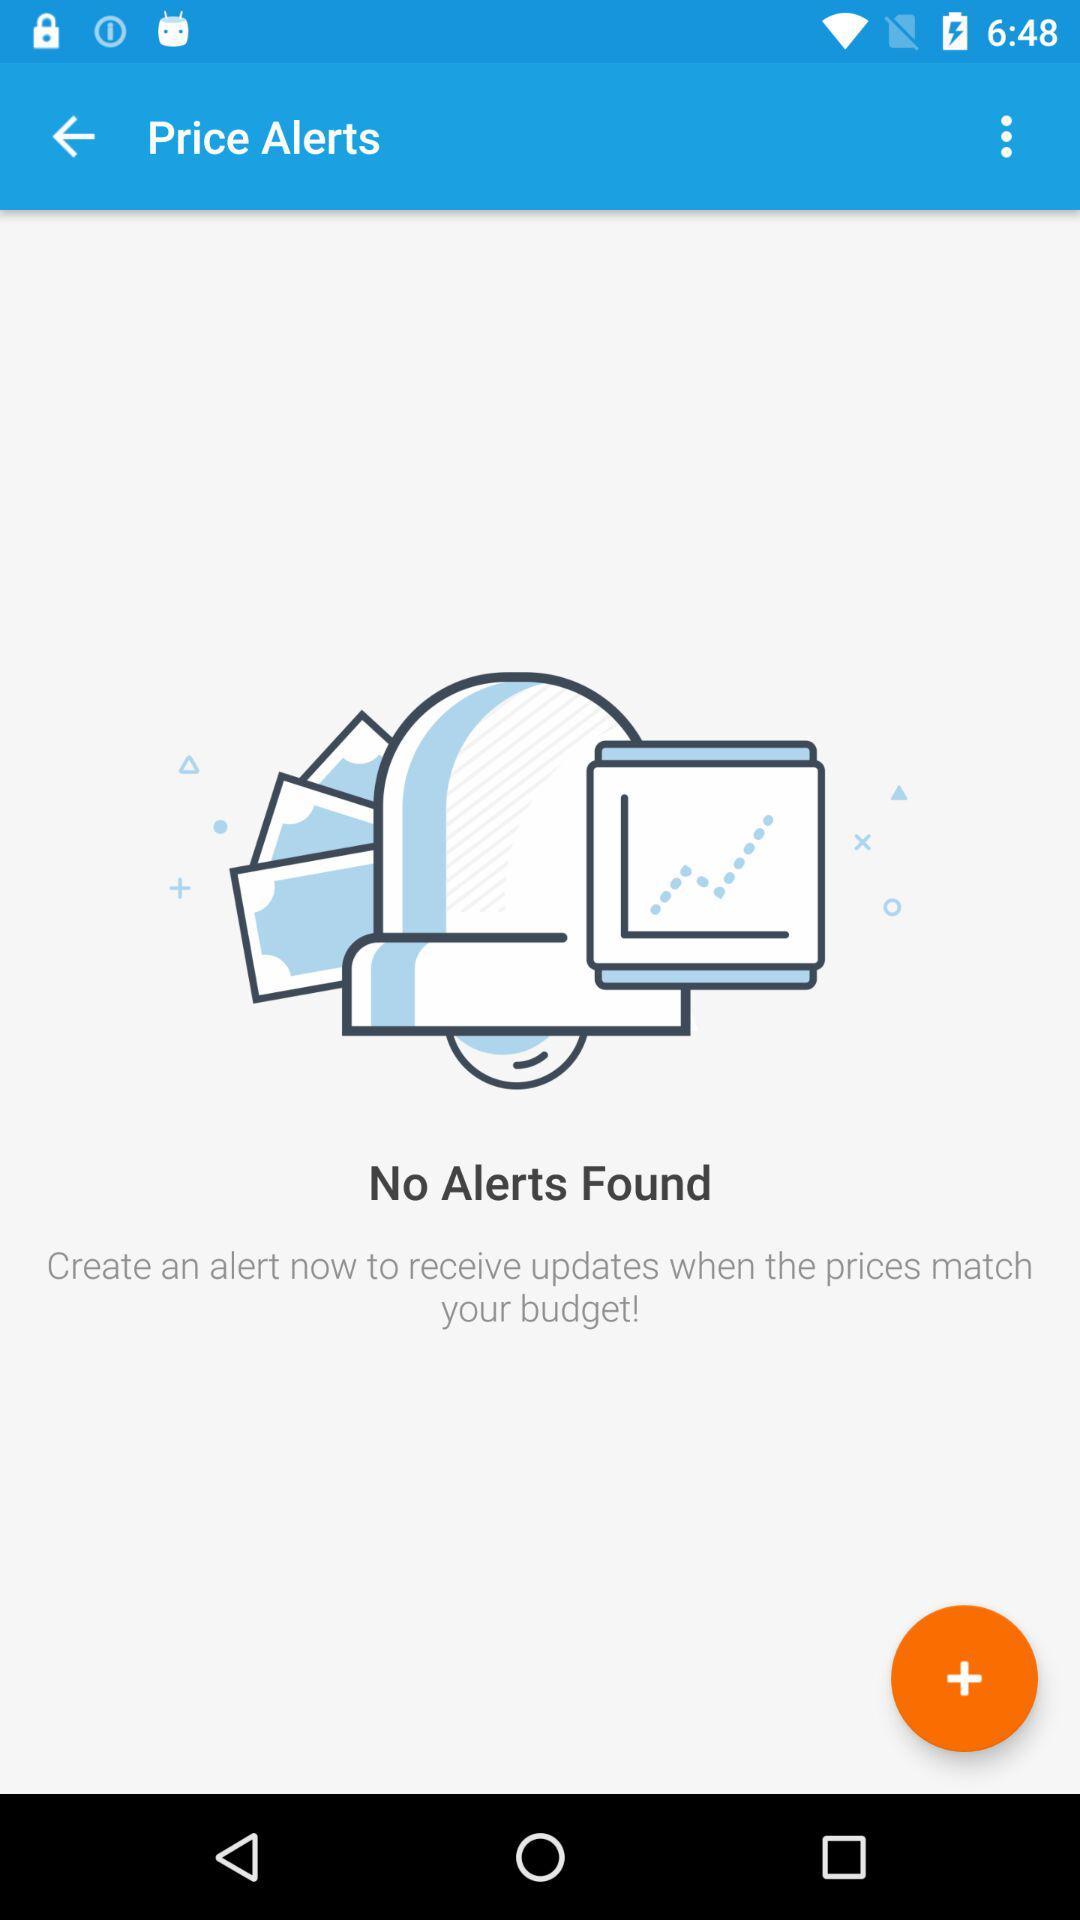 The height and width of the screenshot is (1920, 1080). What do you see at coordinates (1006, 135) in the screenshot?
I see `the icon at the top right corner` at bounding box center [1006, 135].